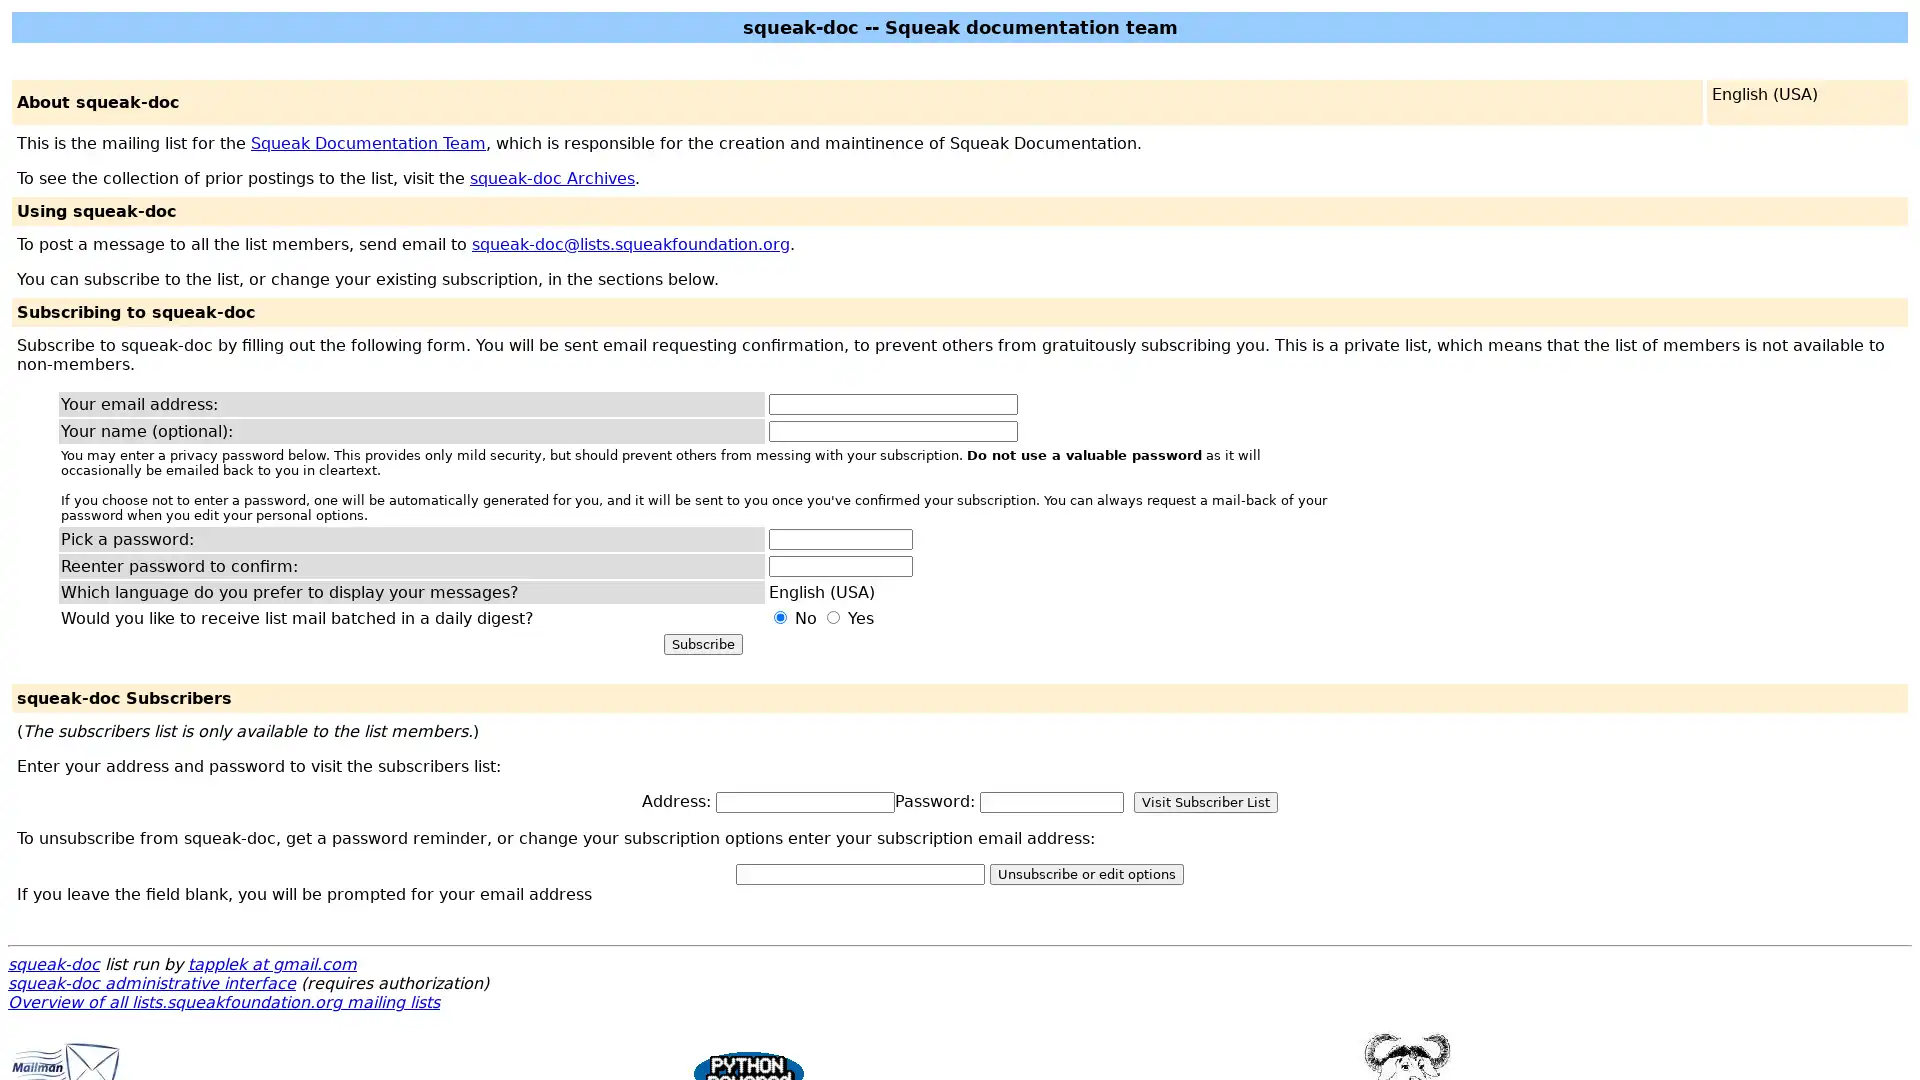 The image size is (1920, 1080). Describe the element at coordinates (1204, 801) in the screenshot. I see `Visit Subscriber List` at that location.